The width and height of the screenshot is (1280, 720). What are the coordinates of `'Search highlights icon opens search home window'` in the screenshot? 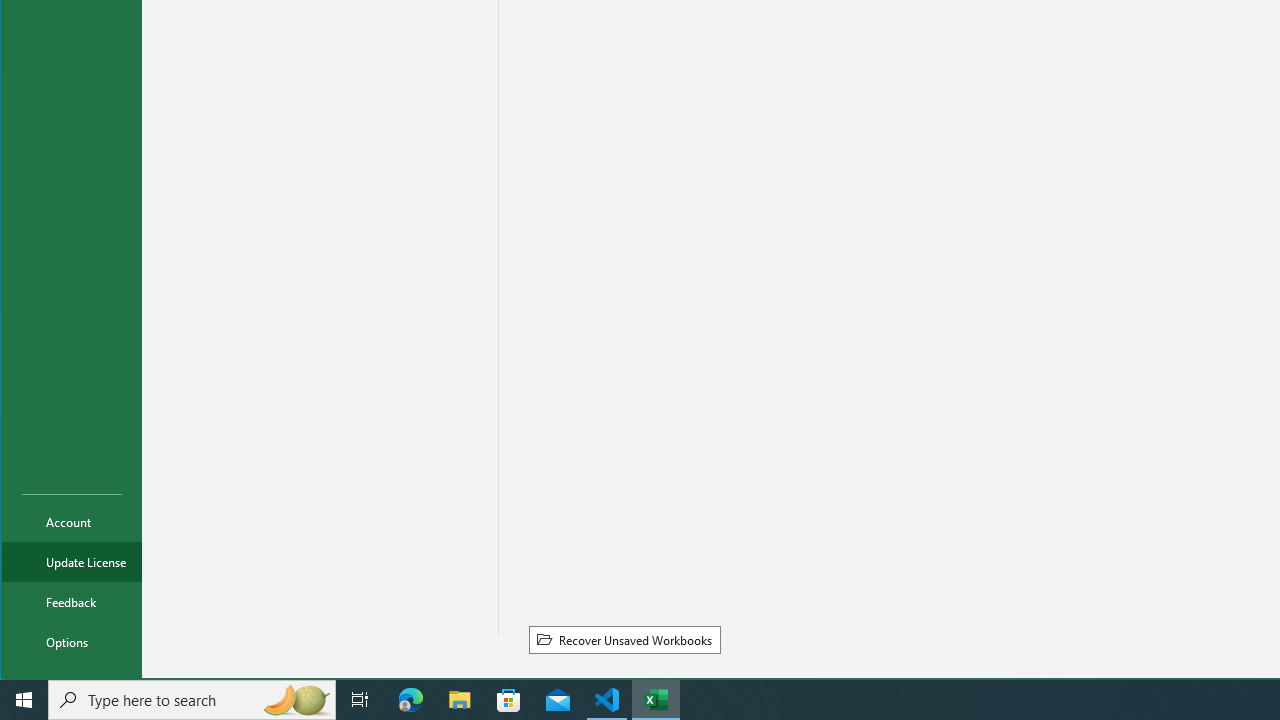 It's located at (294, 698).